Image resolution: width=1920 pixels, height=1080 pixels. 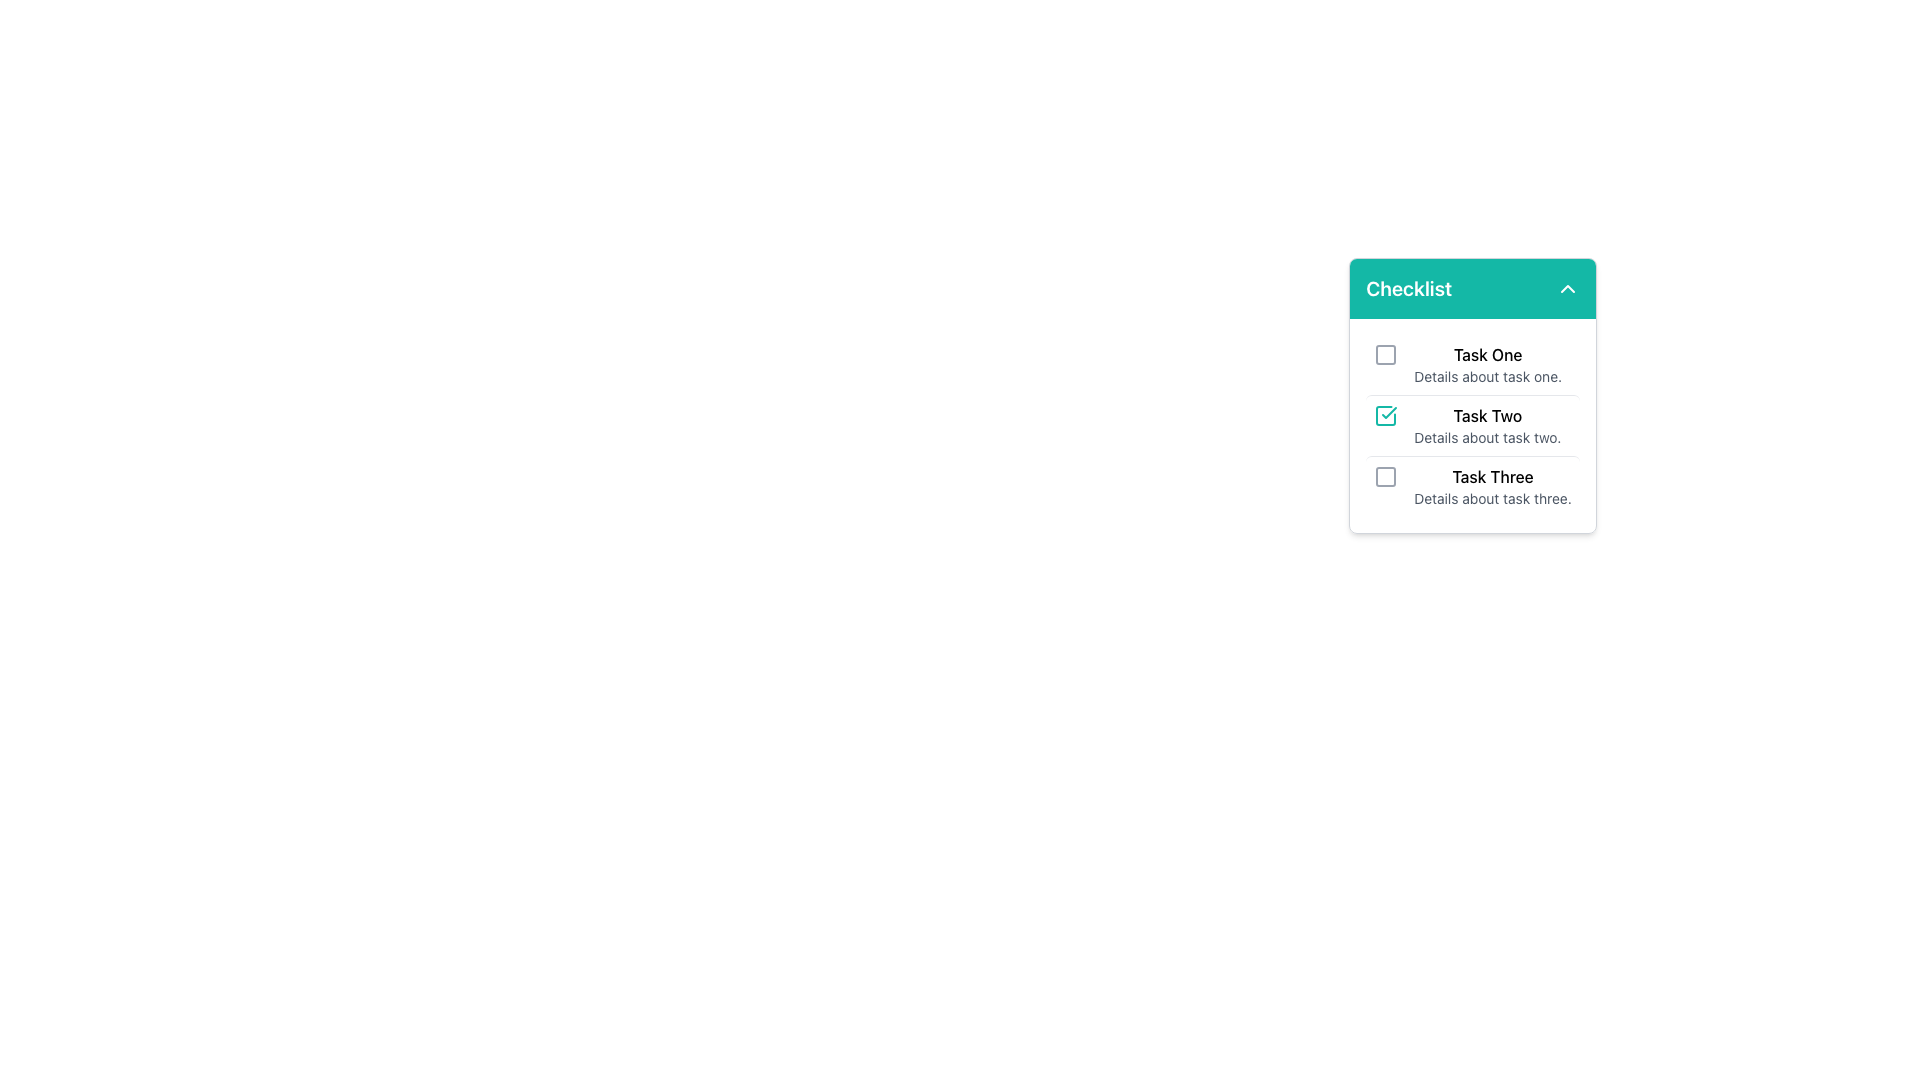 What do you see at coordinates (1473, 486) in the screenshot?
I see `the title of the checklist item labeled 'Task Three'` at bounding box center [1473, 486].